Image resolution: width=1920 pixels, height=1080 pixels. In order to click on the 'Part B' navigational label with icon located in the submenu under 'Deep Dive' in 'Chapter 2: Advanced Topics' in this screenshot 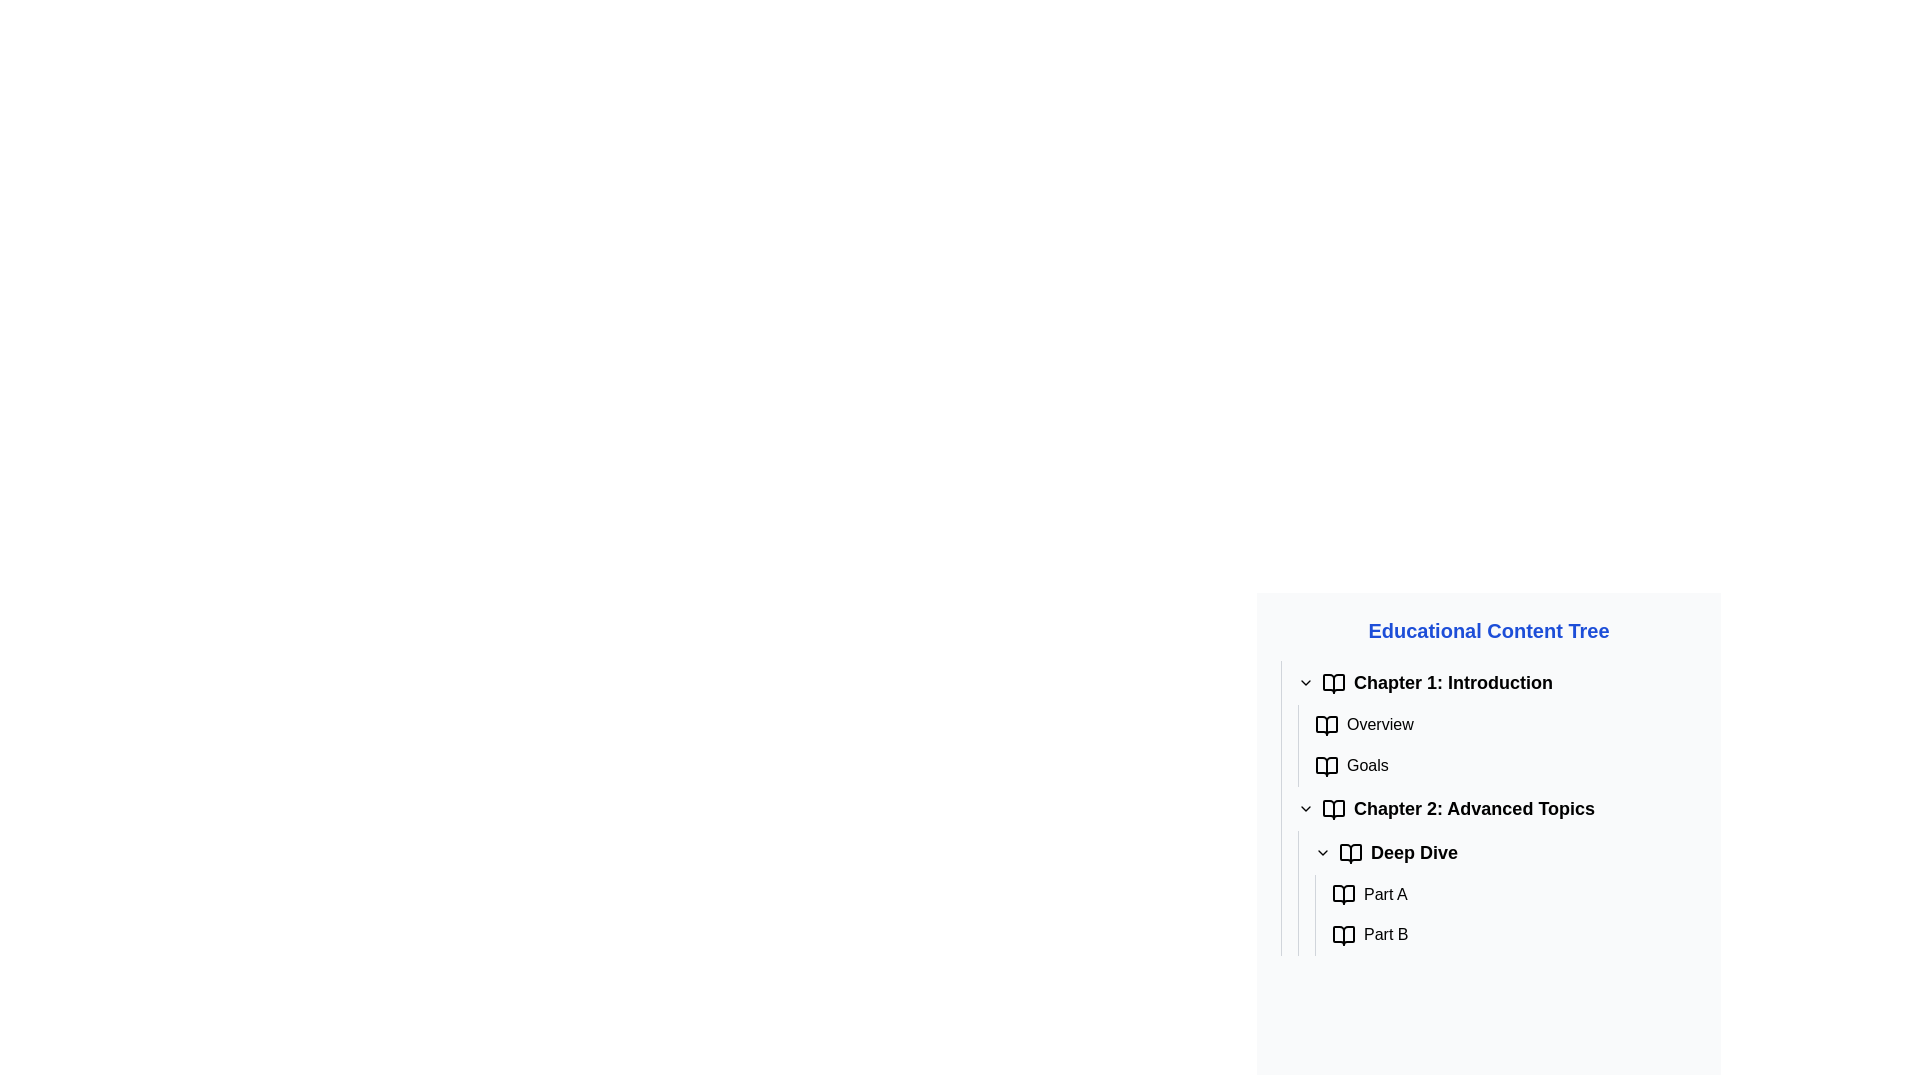, I will do `click(1369, 935)`.